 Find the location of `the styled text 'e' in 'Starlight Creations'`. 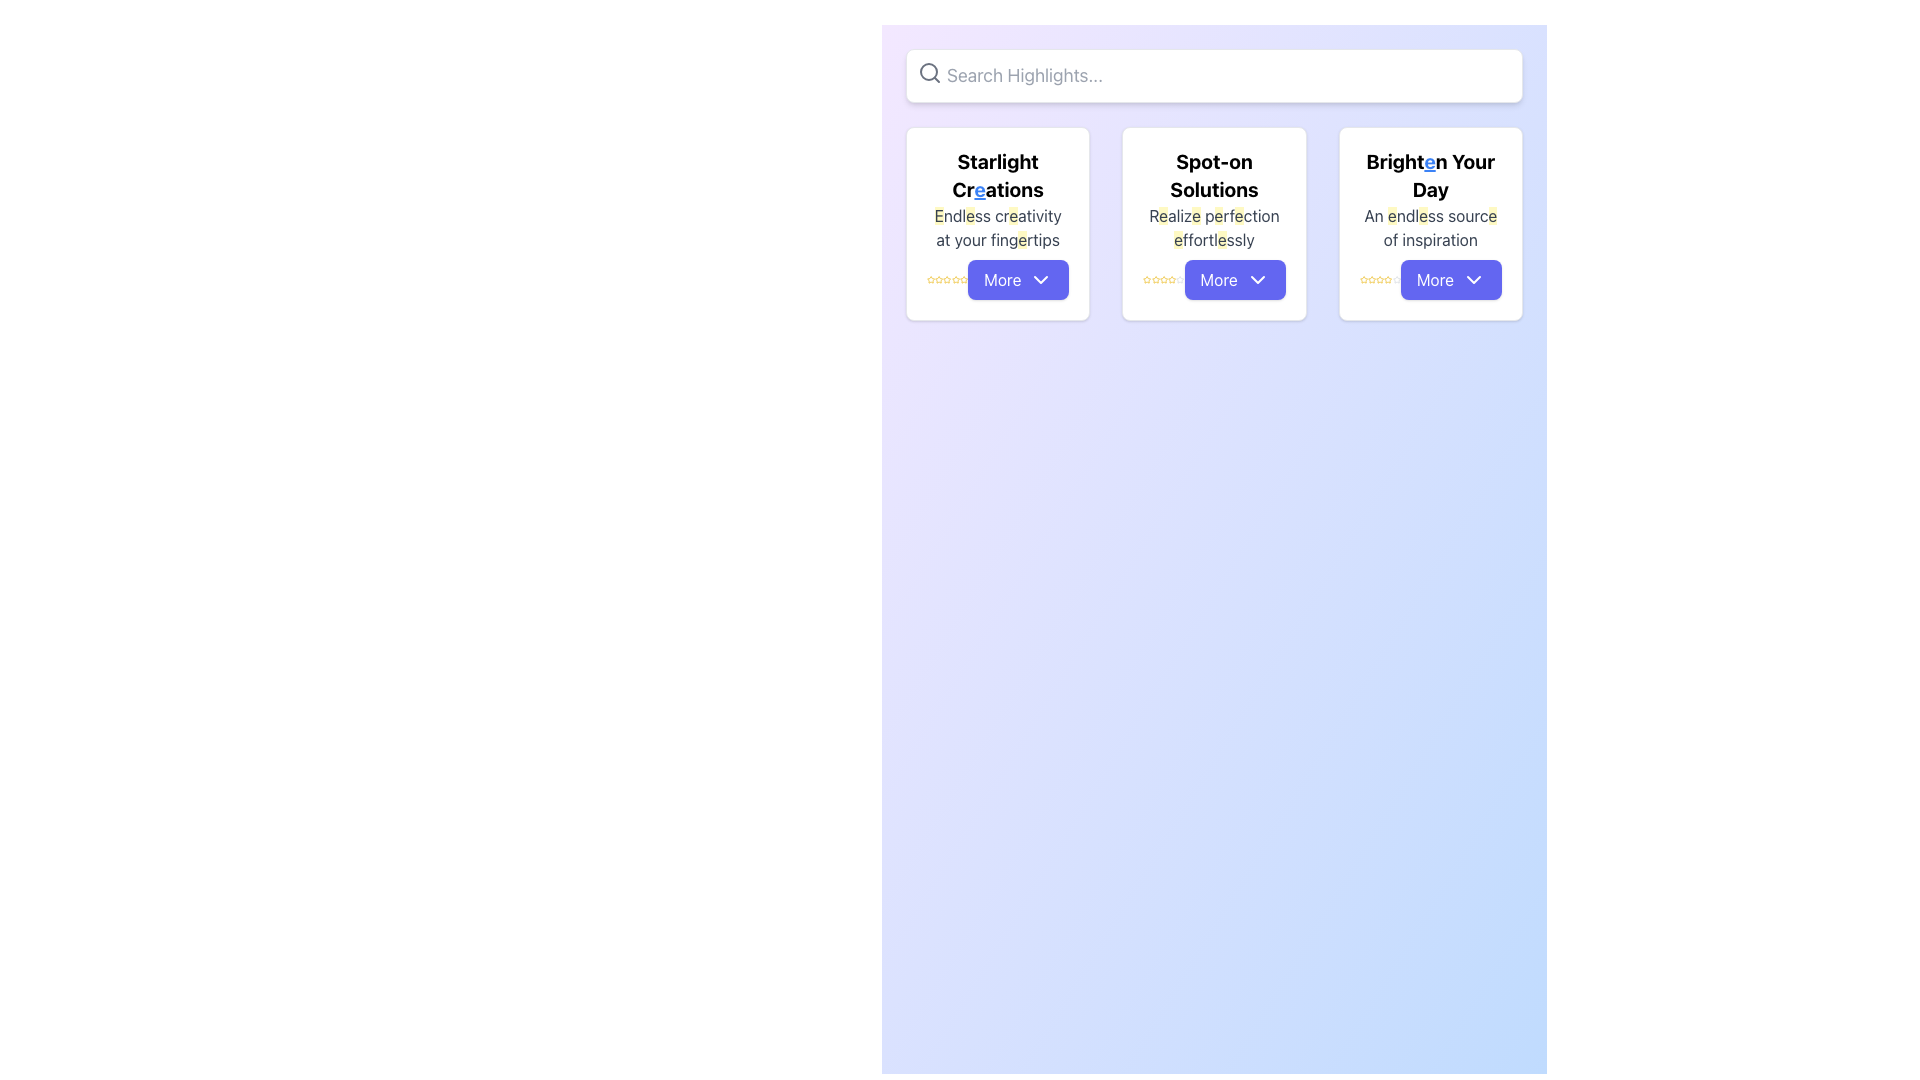

the styled text 'e' in 'Starlight Creations' is located at coordinates (980, 189).